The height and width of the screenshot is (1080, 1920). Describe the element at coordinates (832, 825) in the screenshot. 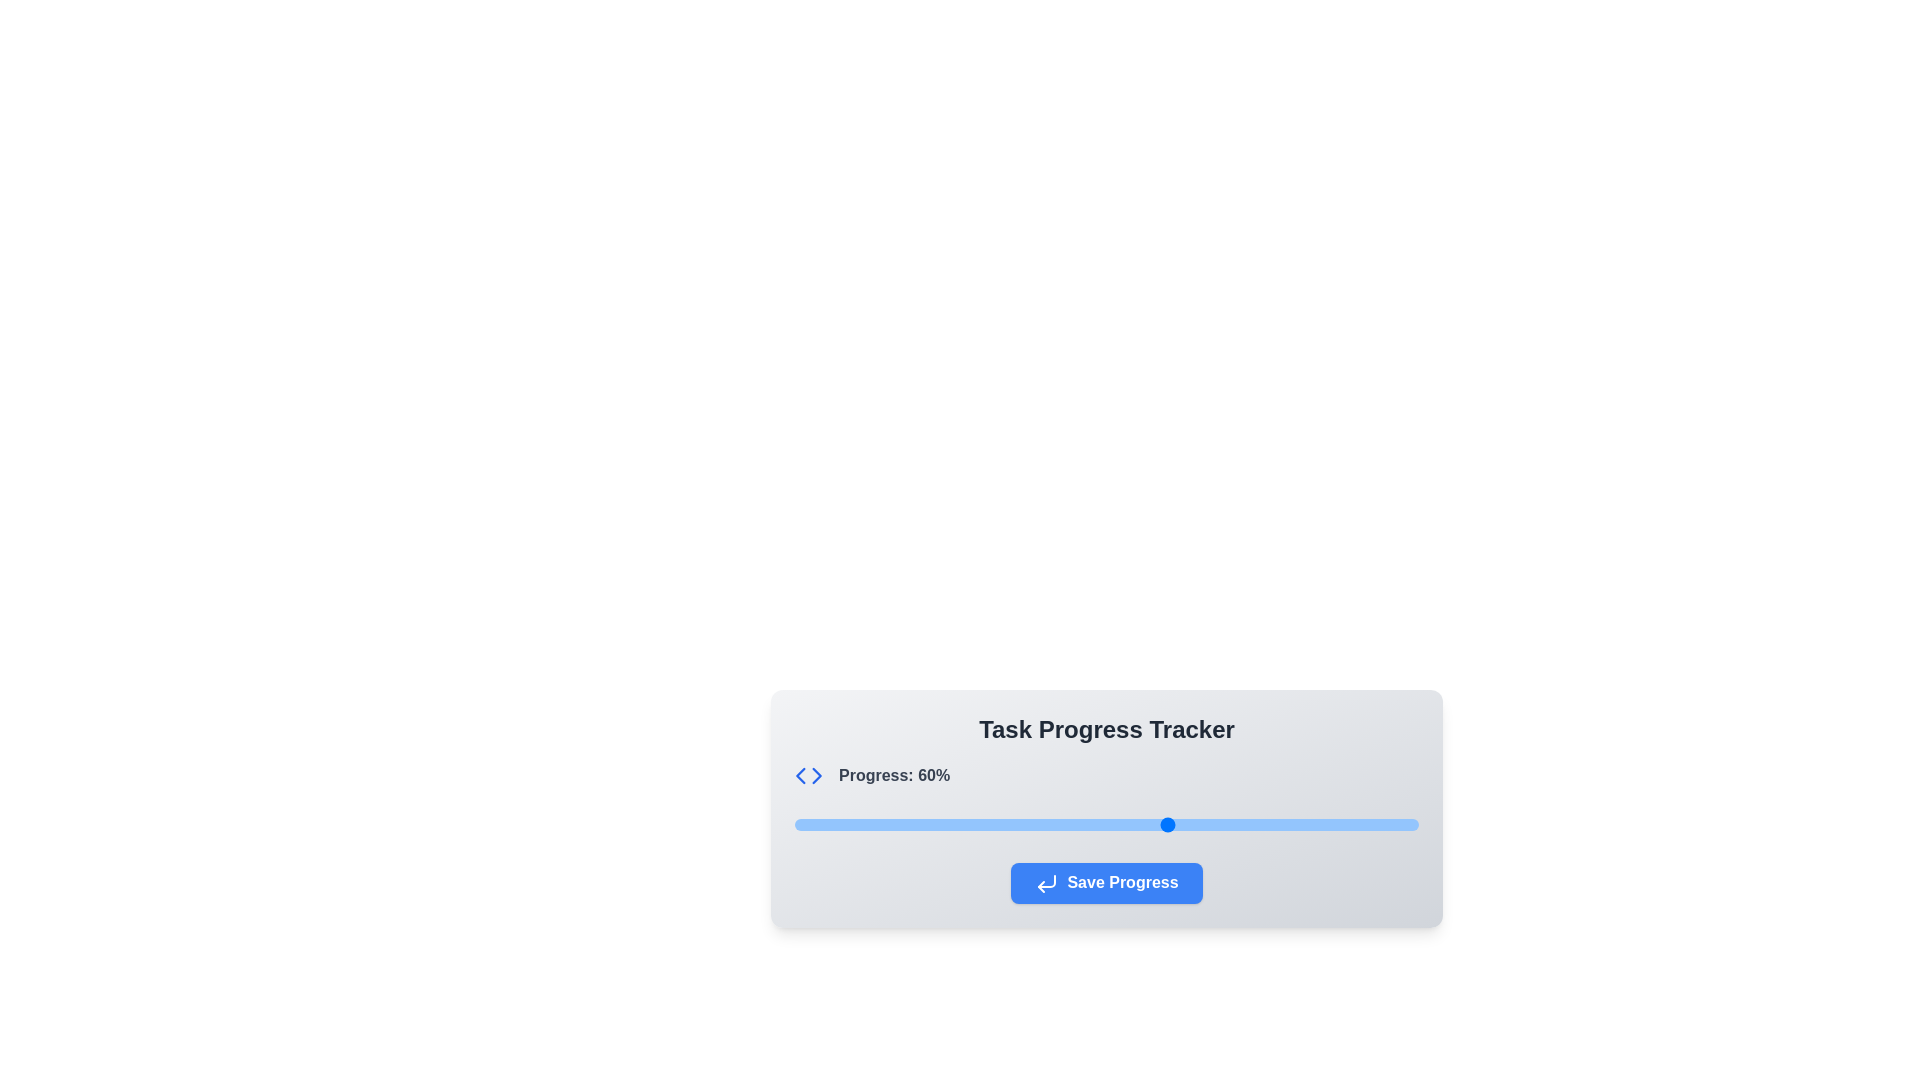

I see `the progress slider to 6%` at that location.